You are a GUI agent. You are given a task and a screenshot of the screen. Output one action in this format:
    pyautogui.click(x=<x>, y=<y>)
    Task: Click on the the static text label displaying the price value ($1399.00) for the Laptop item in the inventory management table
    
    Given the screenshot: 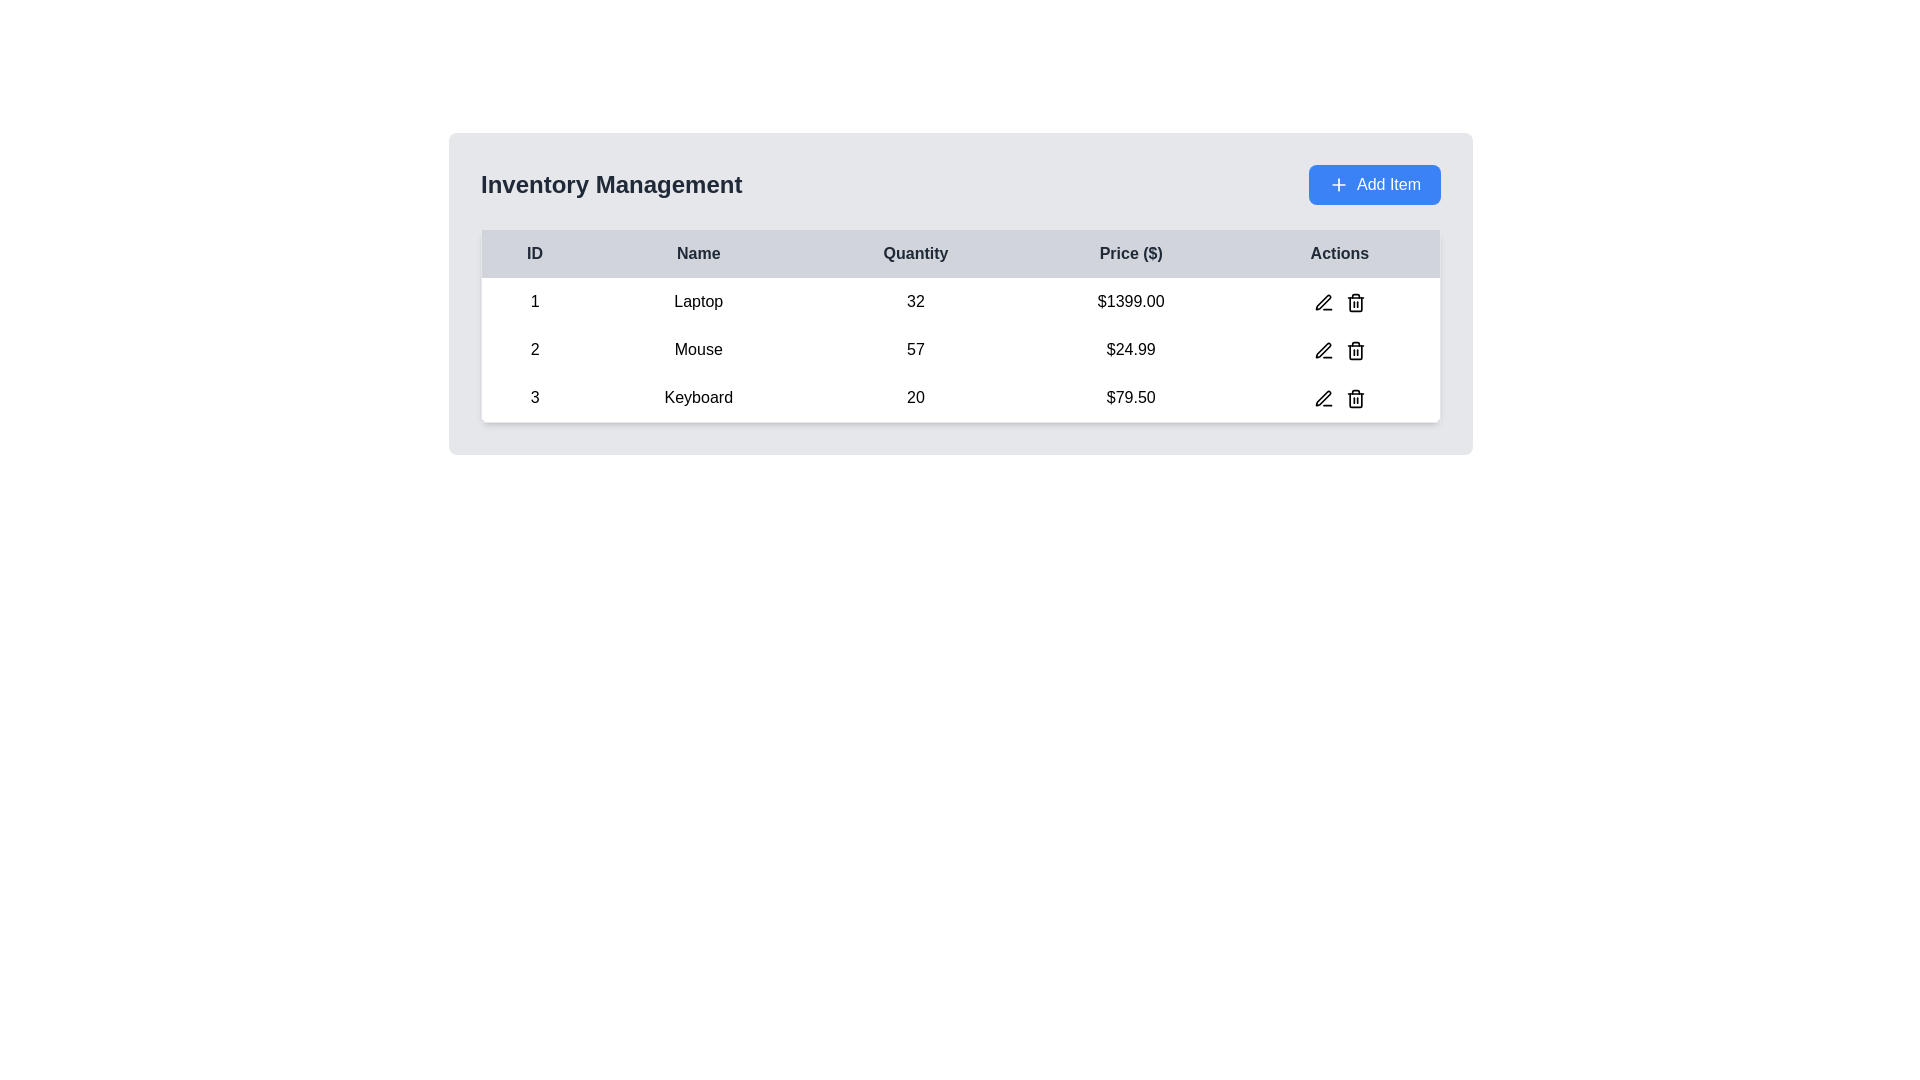 What is the action you would take?
    pyautogui.click(x=1131, y=301)
    